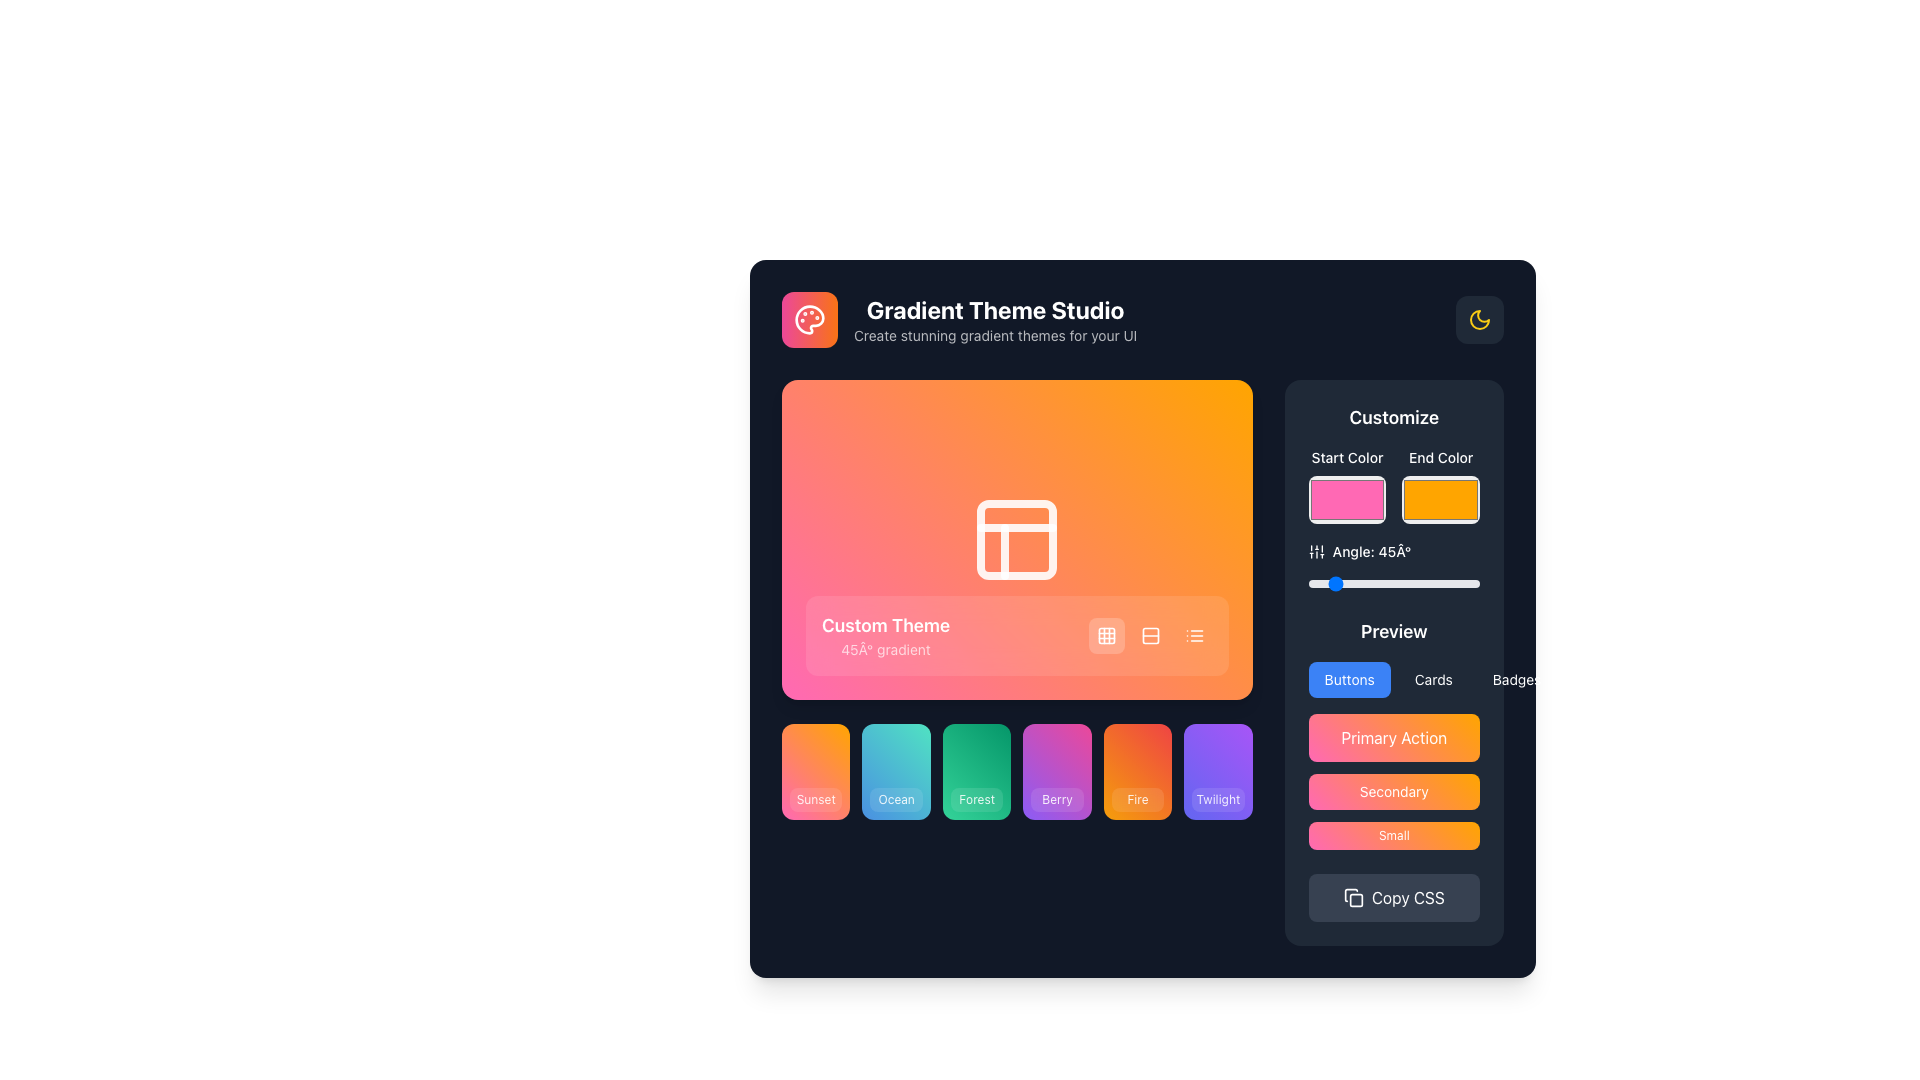 The image size is (1920, 1080). Describe the element at coordinates (895, 770) in the screenshot. I see `the 'Ocean' themed button, the second button in a grid of six` at that location.